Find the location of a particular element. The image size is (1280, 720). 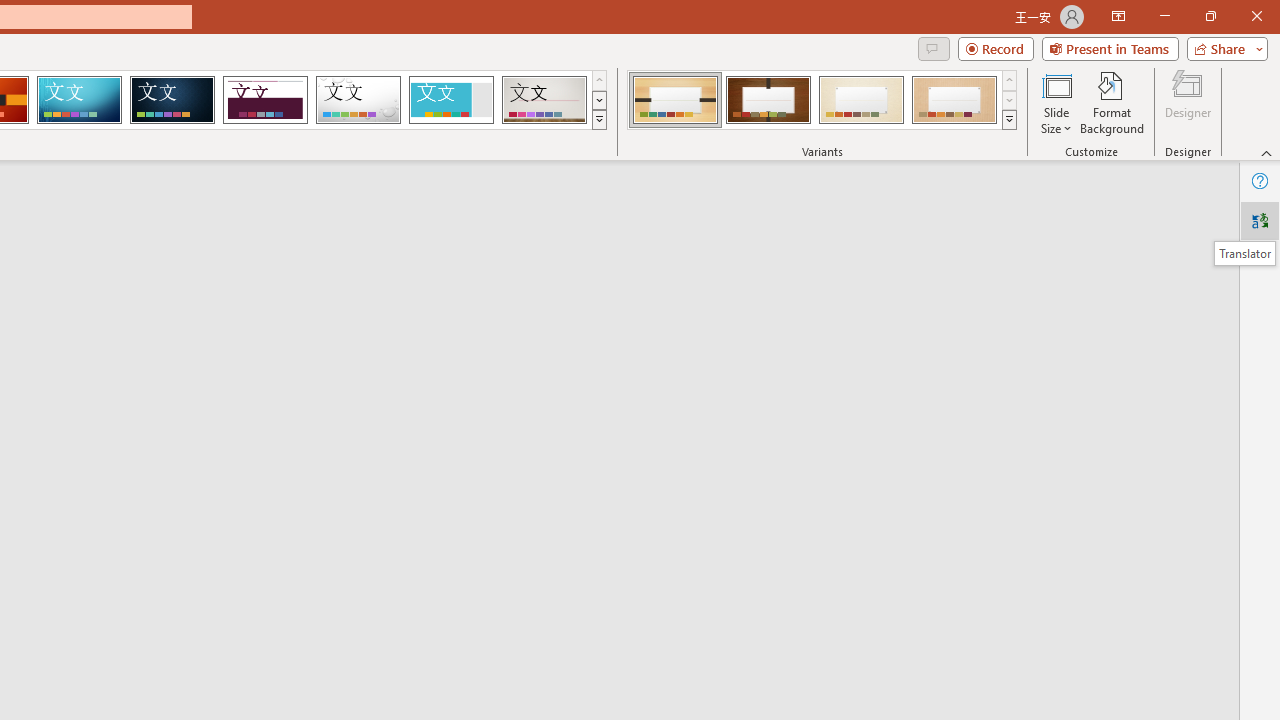

'Translator' is located at coordinates (1243, 252).